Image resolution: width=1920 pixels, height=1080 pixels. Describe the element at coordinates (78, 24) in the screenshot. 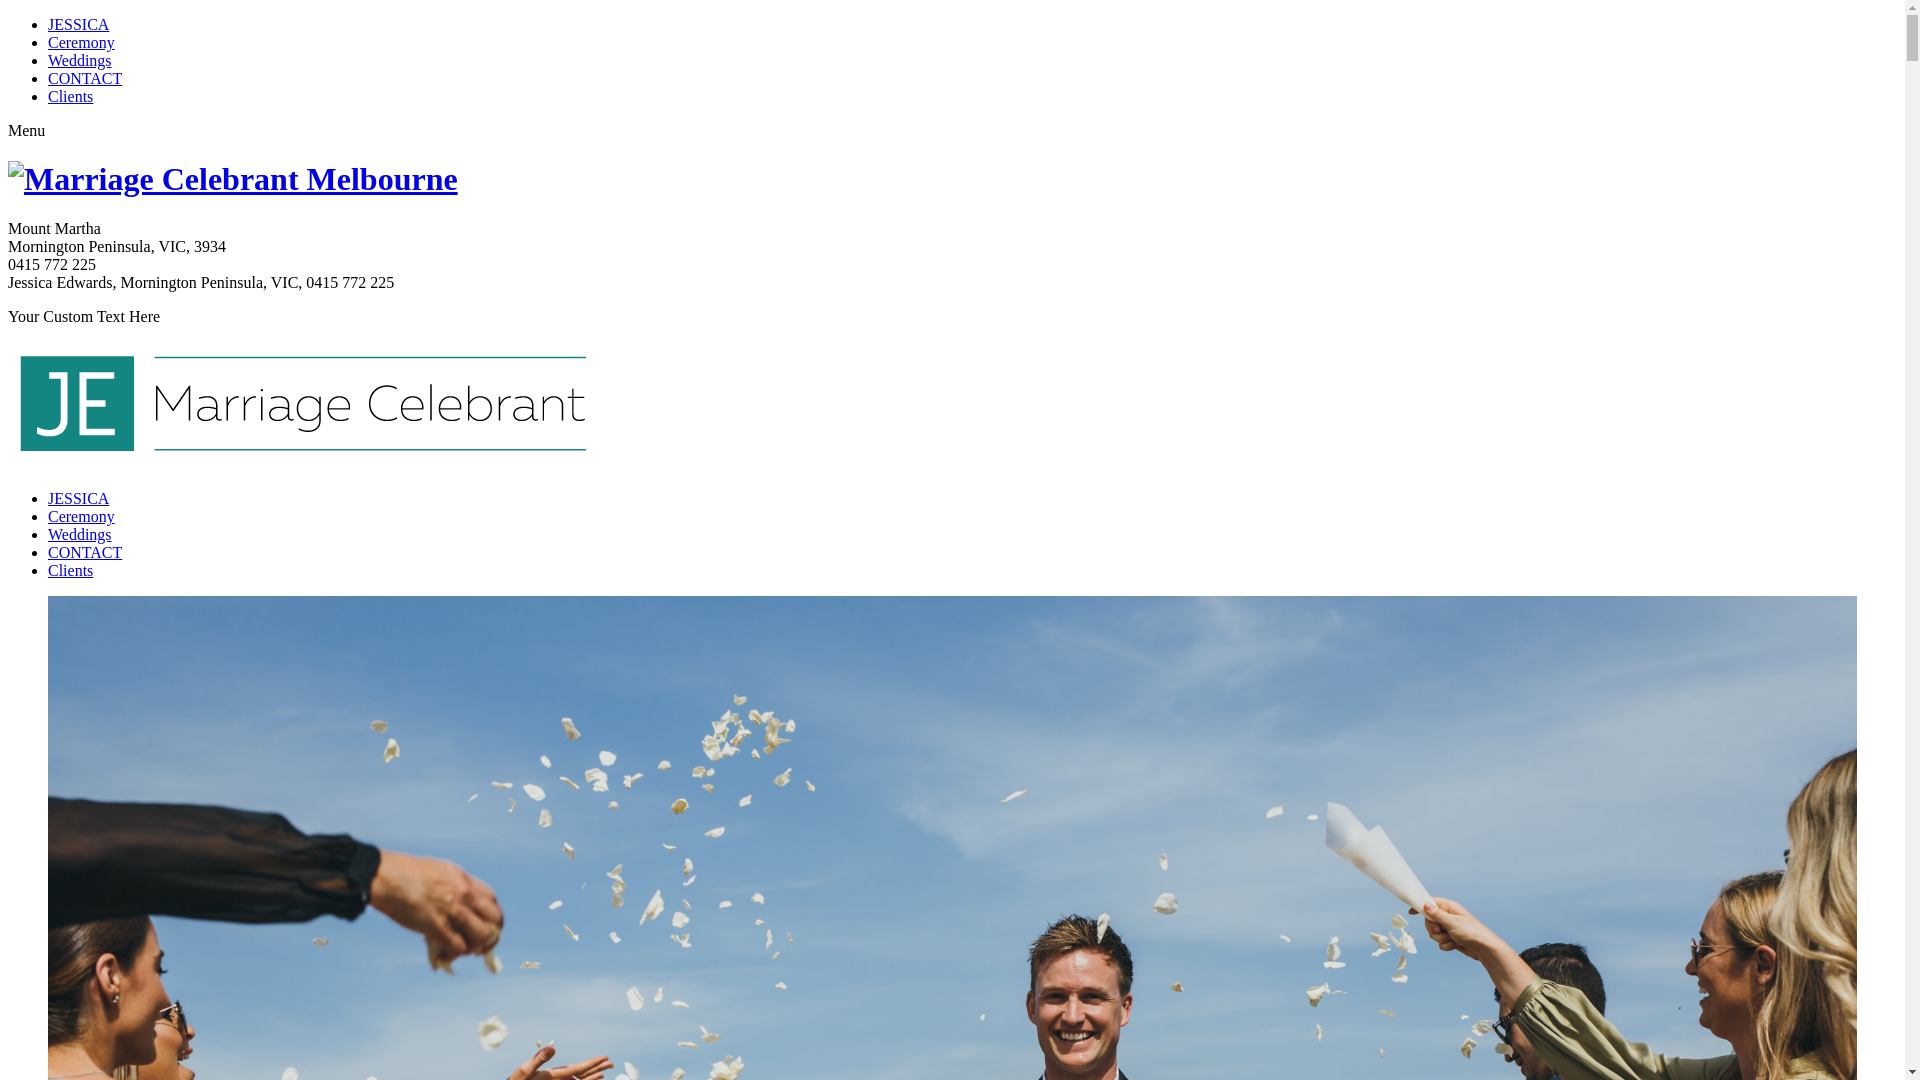

I see `'JESSICA'` at that location.